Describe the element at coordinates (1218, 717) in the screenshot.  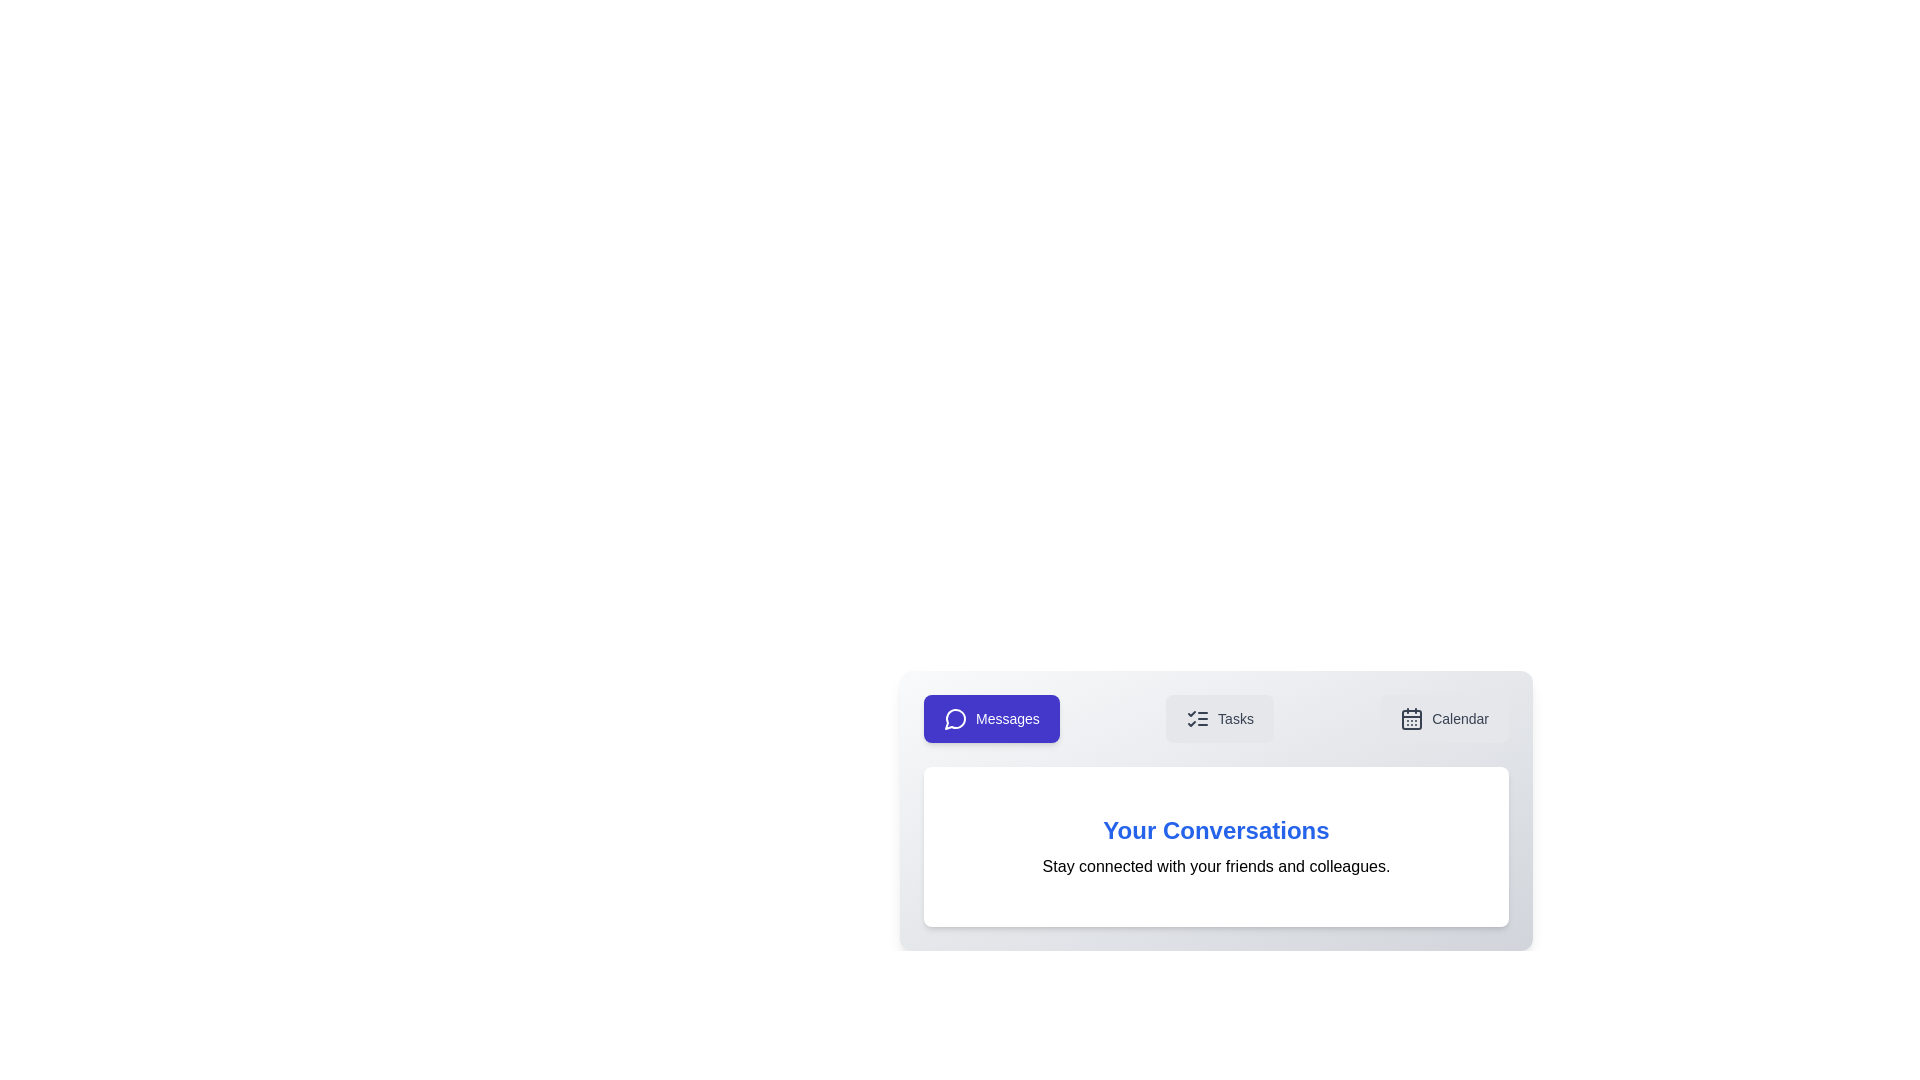
I see `the Tasks tab` at that location.